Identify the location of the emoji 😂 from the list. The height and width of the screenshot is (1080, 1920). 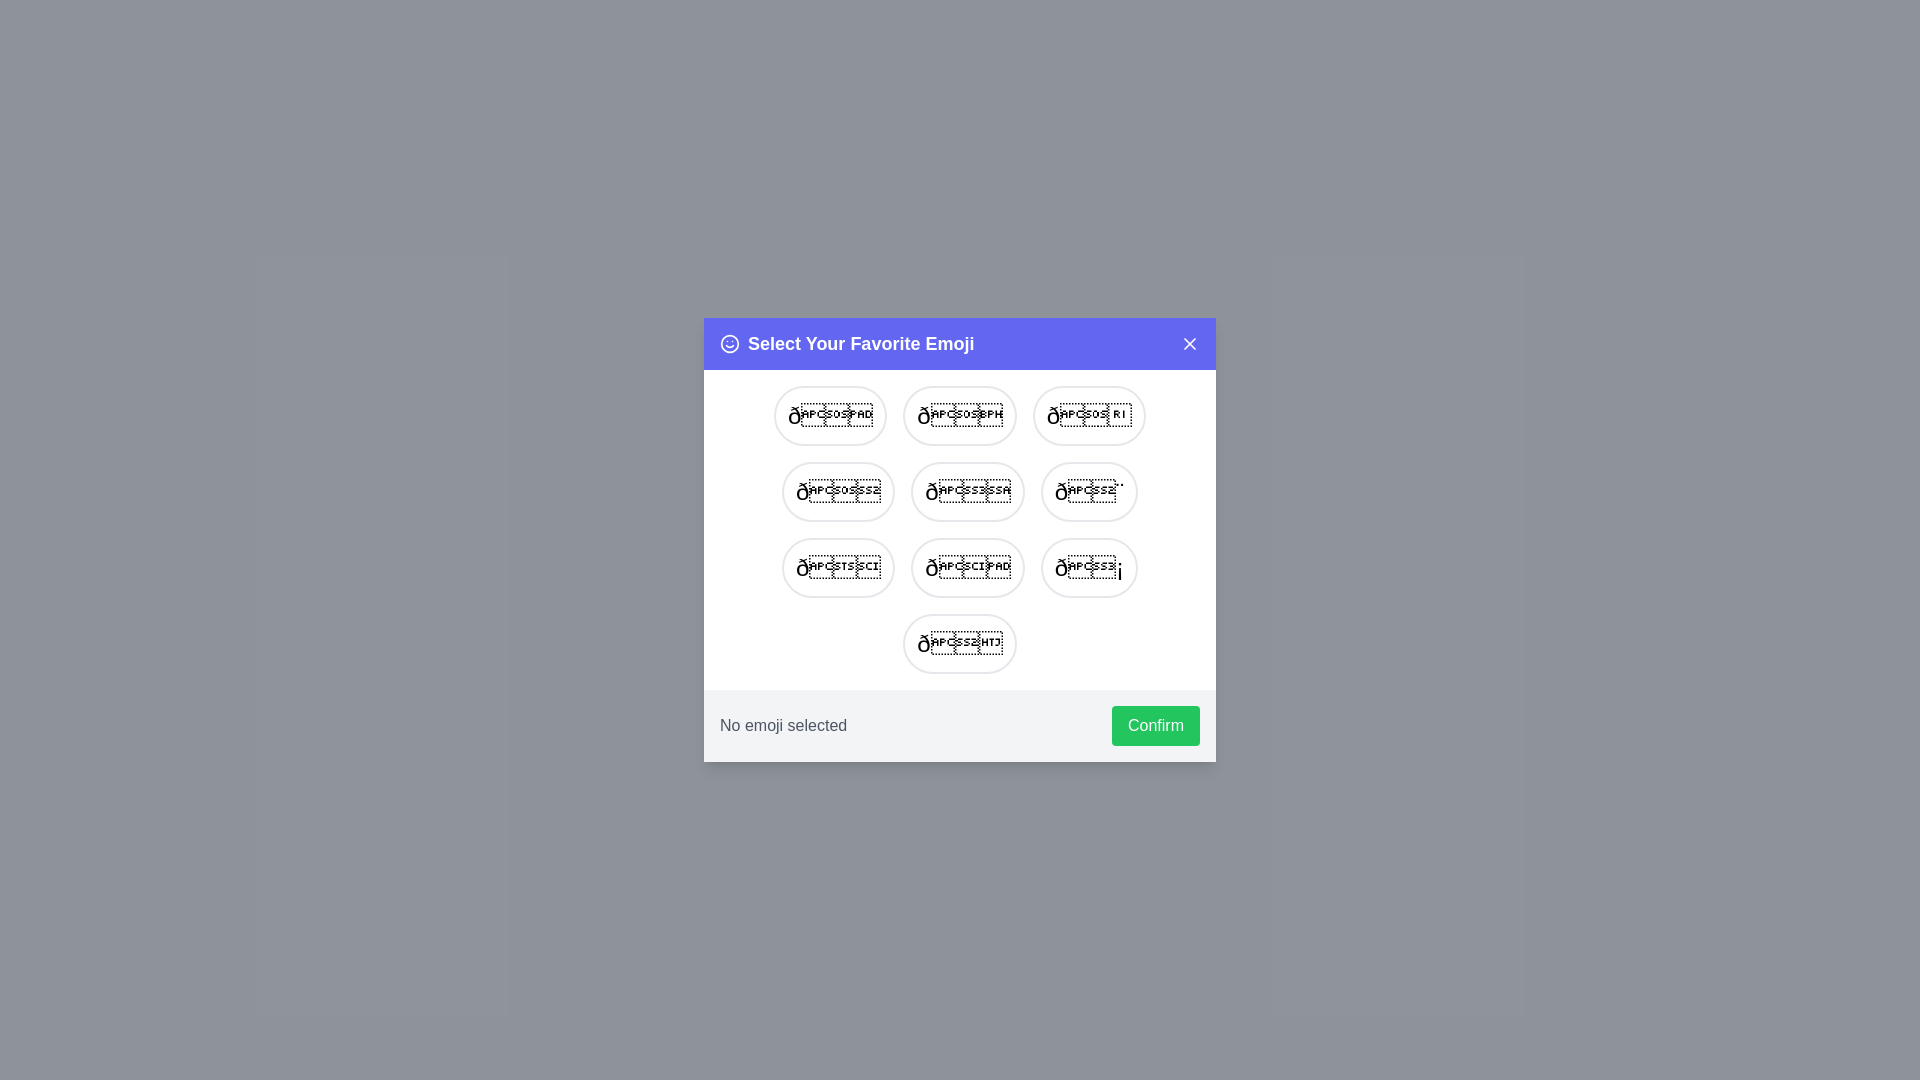
(960, 415).